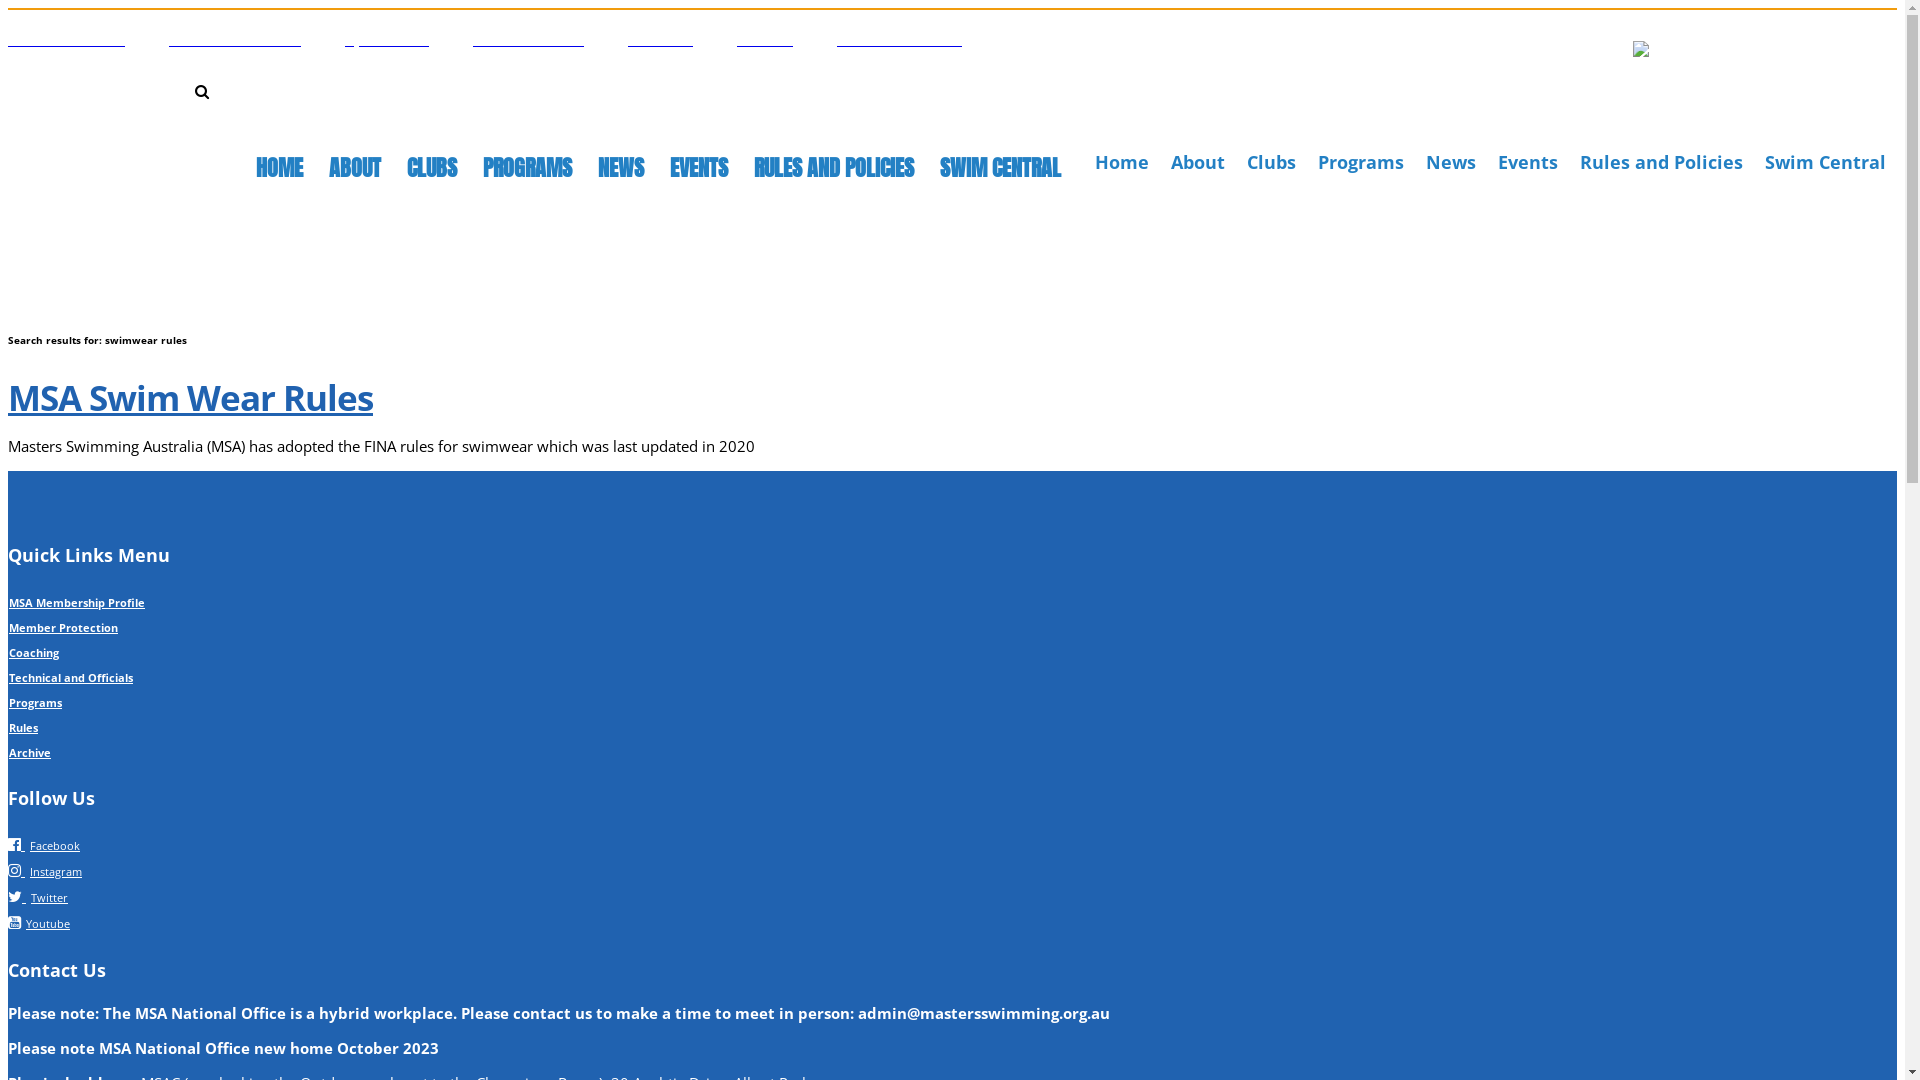 Image resolution: width=1920 pixels, height=1080 pixels. I want to click on 'MSA Membership Profile', so click(76, 601).